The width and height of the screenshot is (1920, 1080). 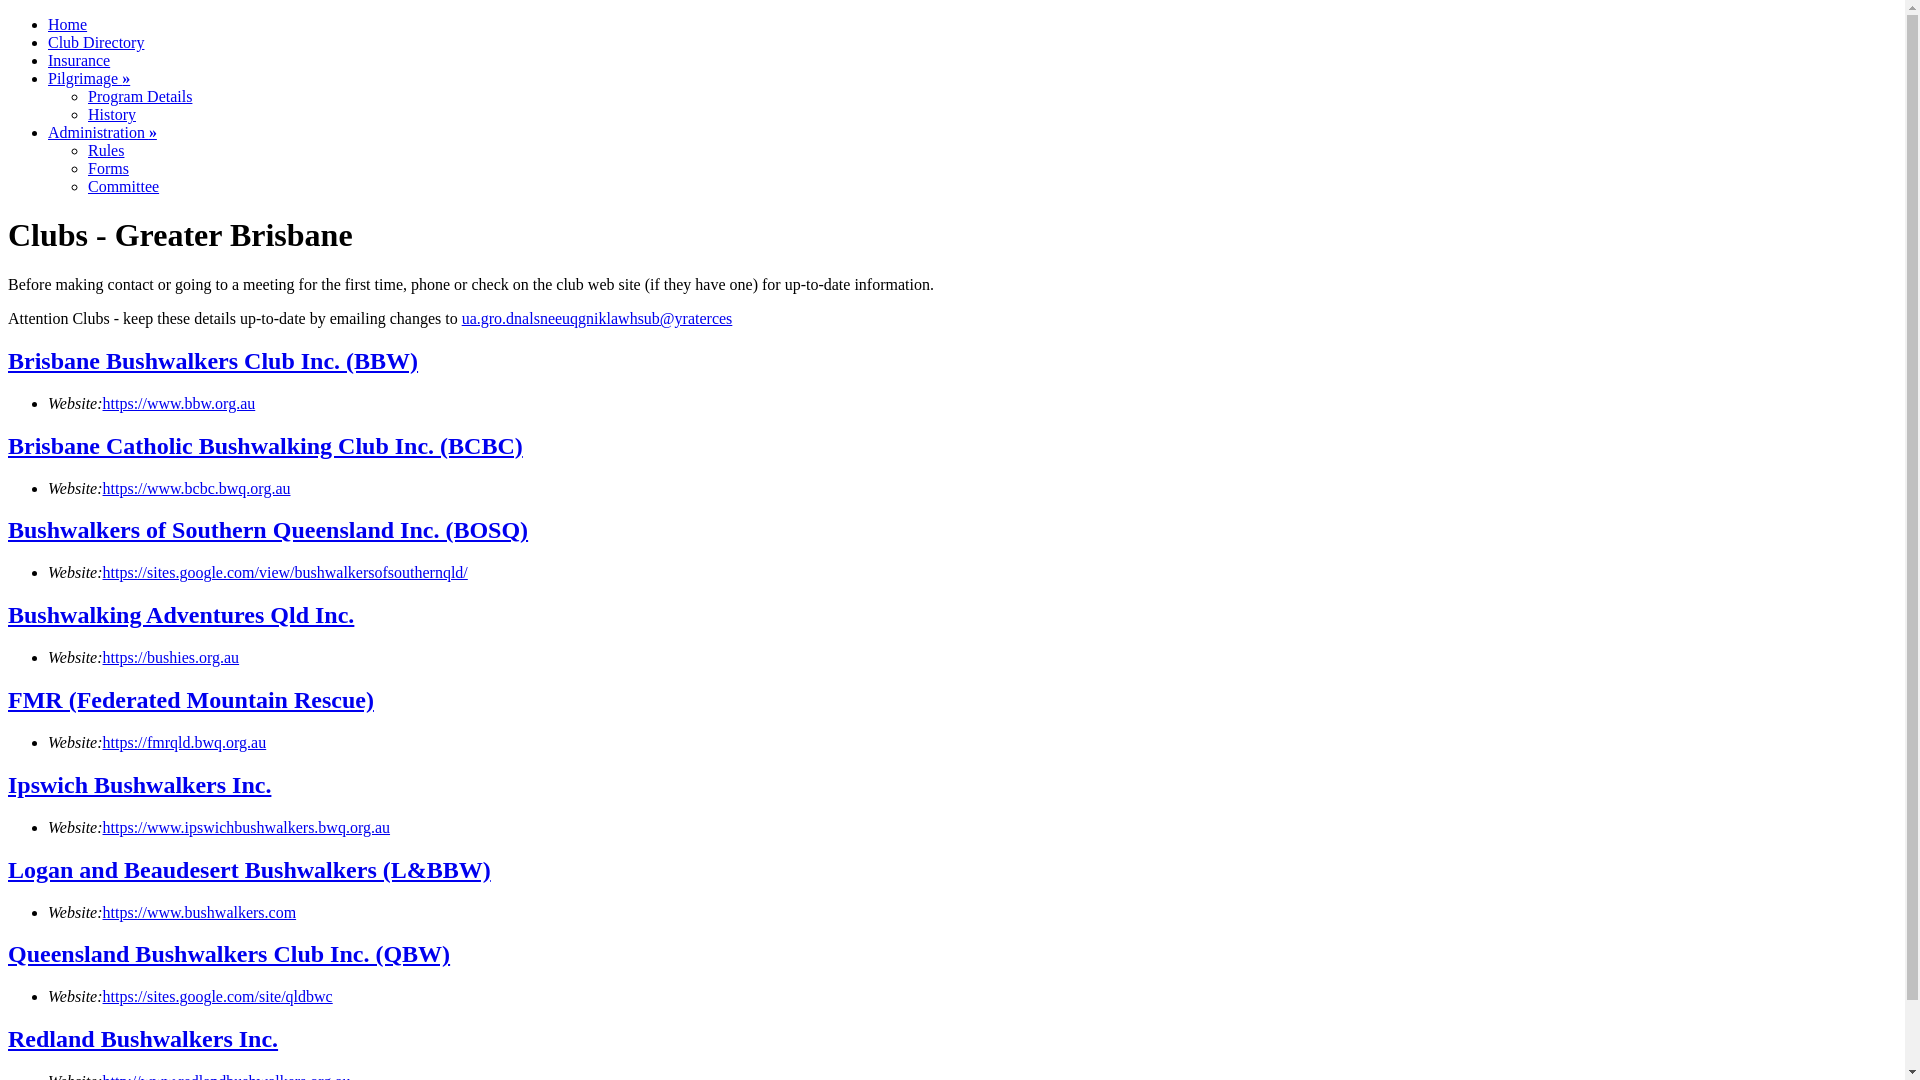 What do you see at coordinates (95, 42) in the screenshot?
I see `'Club Directory'` at bounding box center [95, 42].